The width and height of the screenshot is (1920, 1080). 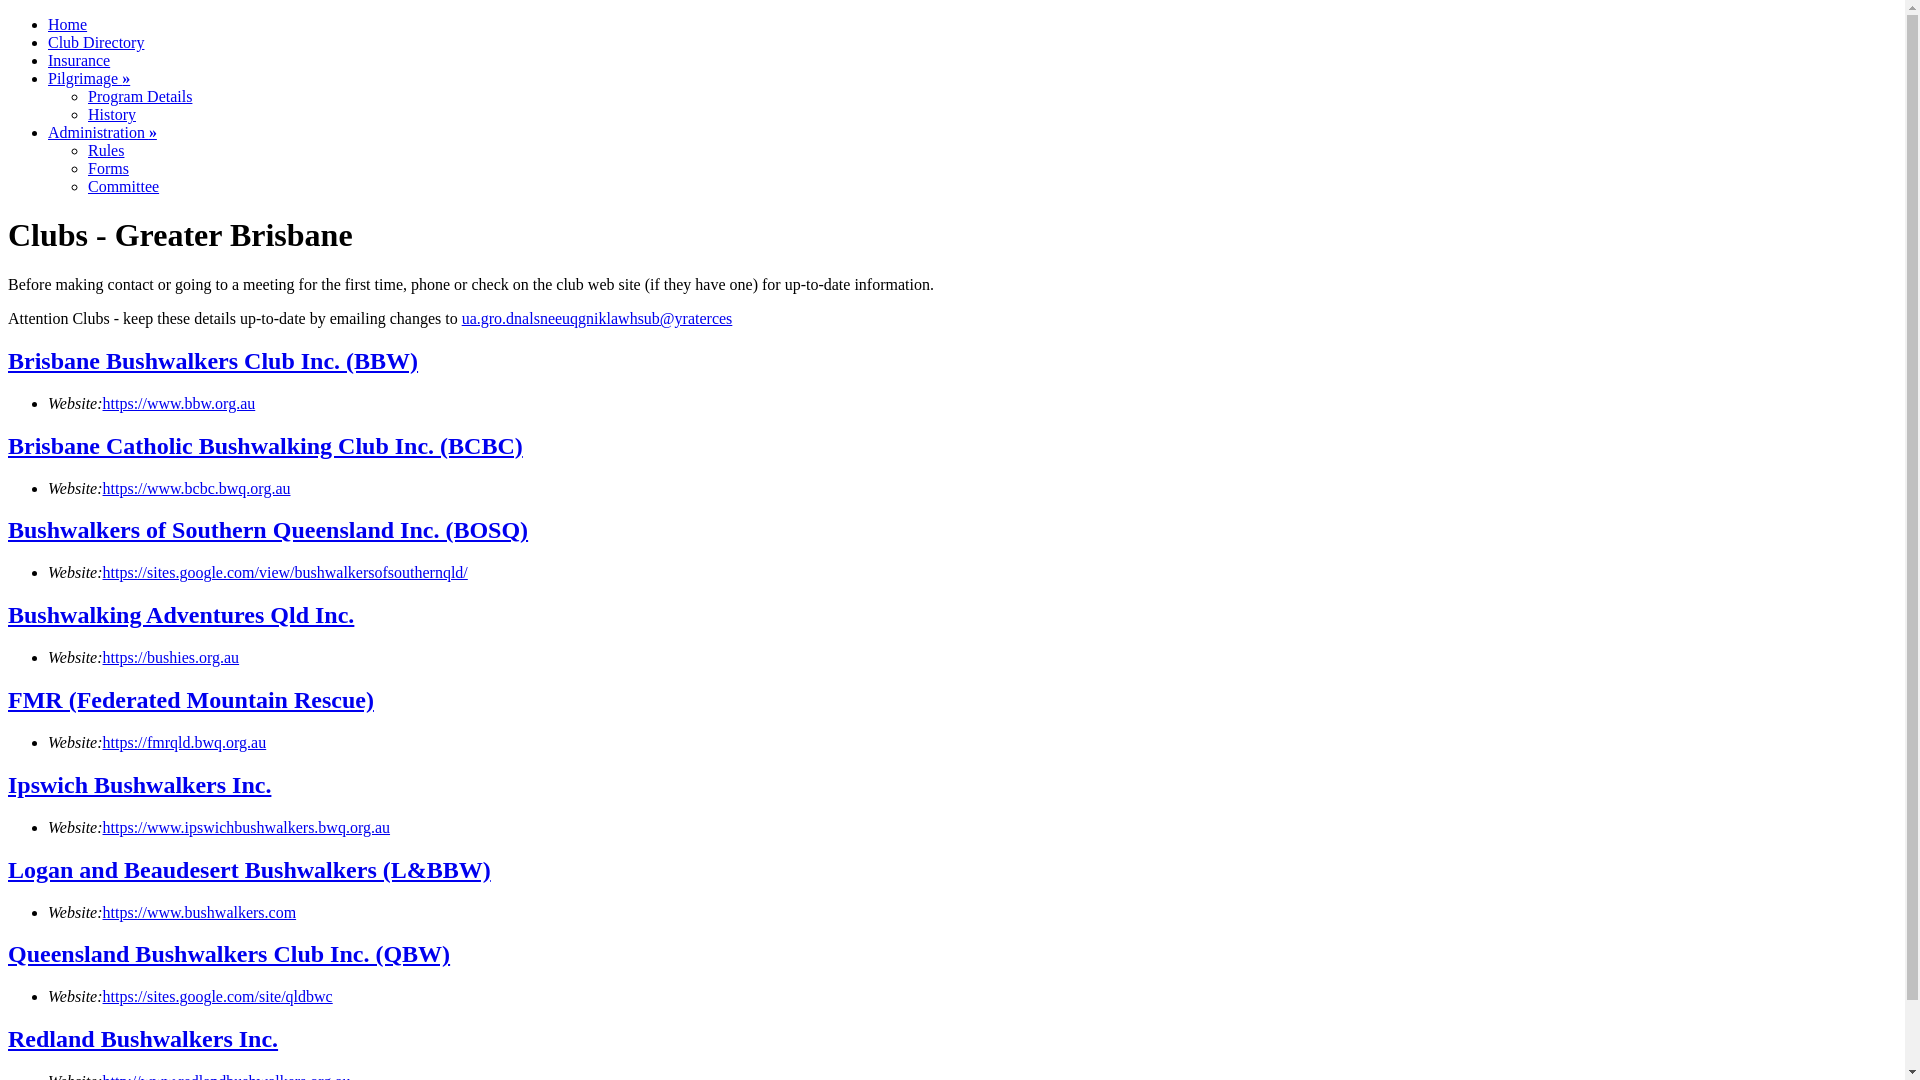 What do you see at coordinates (95, 42) in the screenshot?
I see `'Club Directory'` at bounding box center [95, 42].